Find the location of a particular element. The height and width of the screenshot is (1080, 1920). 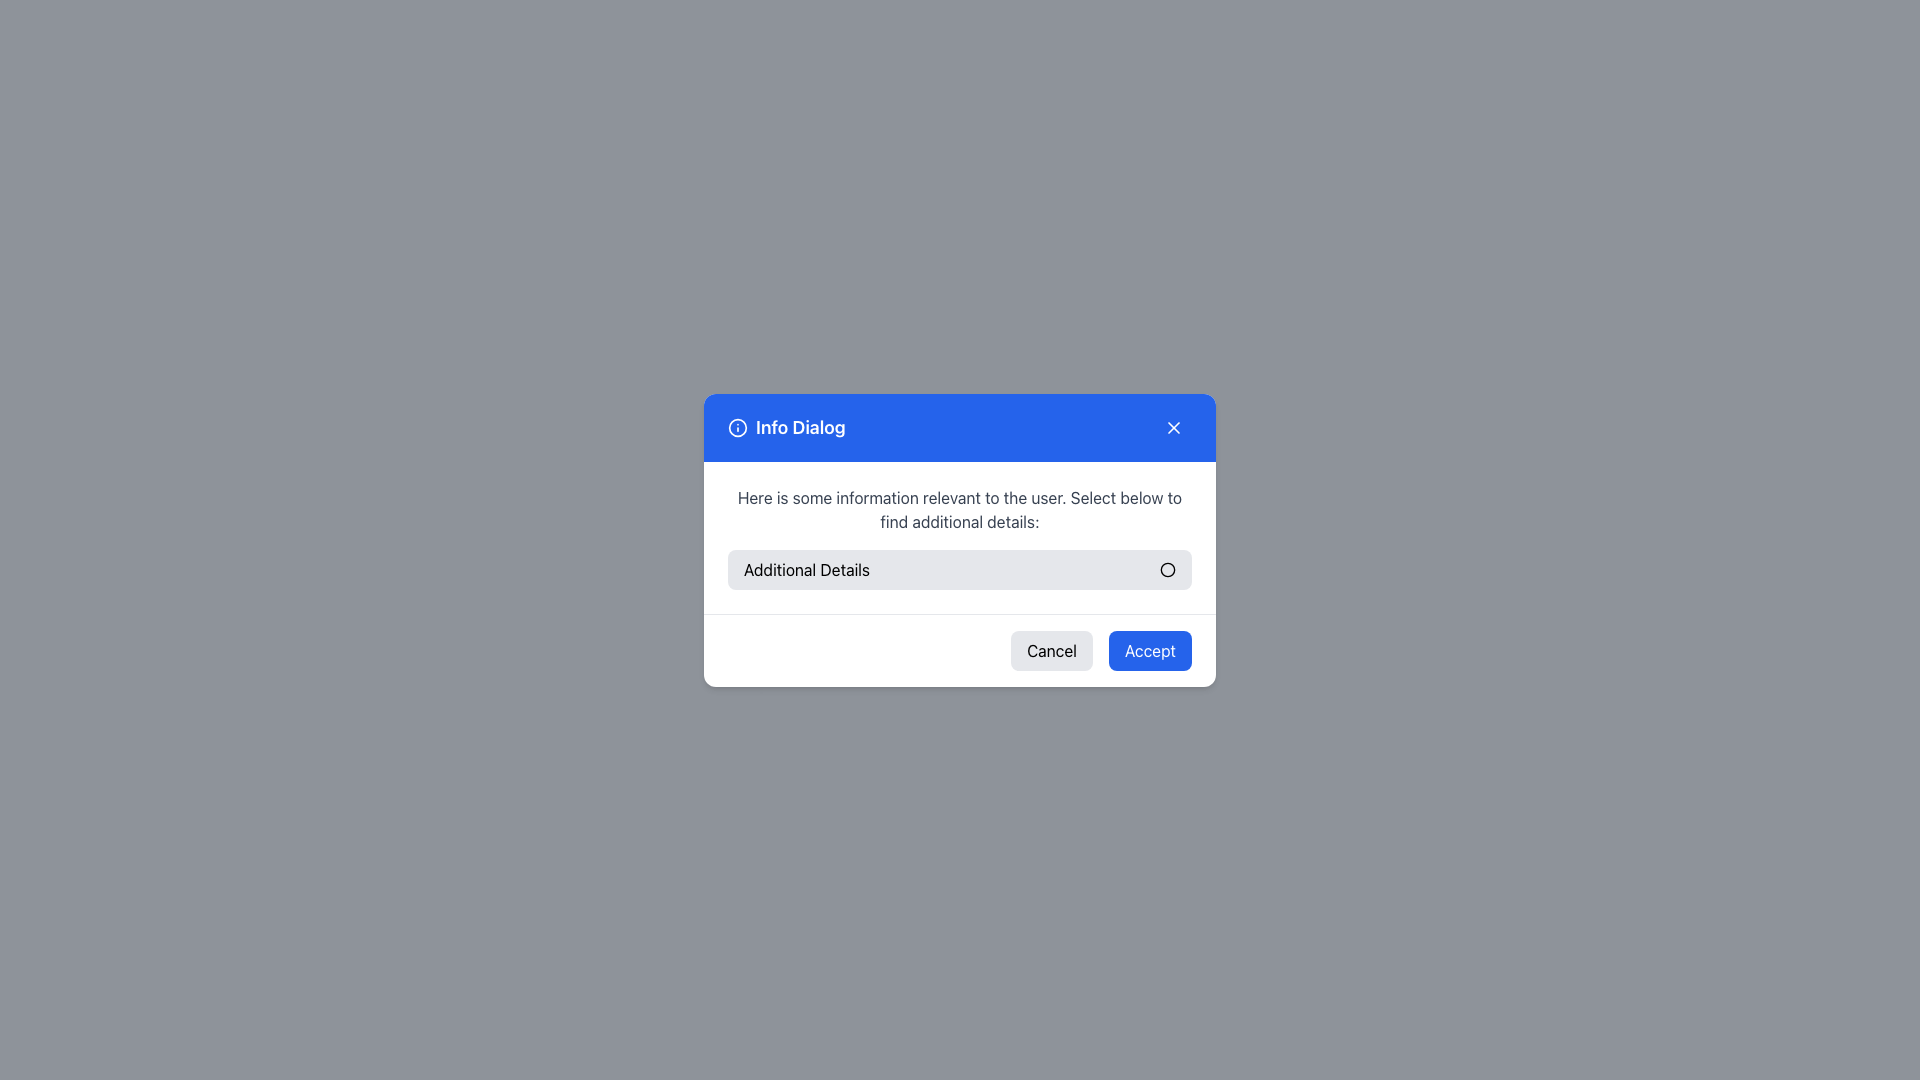

the custom vector graphic icon representing the close action in the top-right corner of the blue header of the 'Info Dialog' modal to trigger a visual indicator is located at coordinates (1174, 426).